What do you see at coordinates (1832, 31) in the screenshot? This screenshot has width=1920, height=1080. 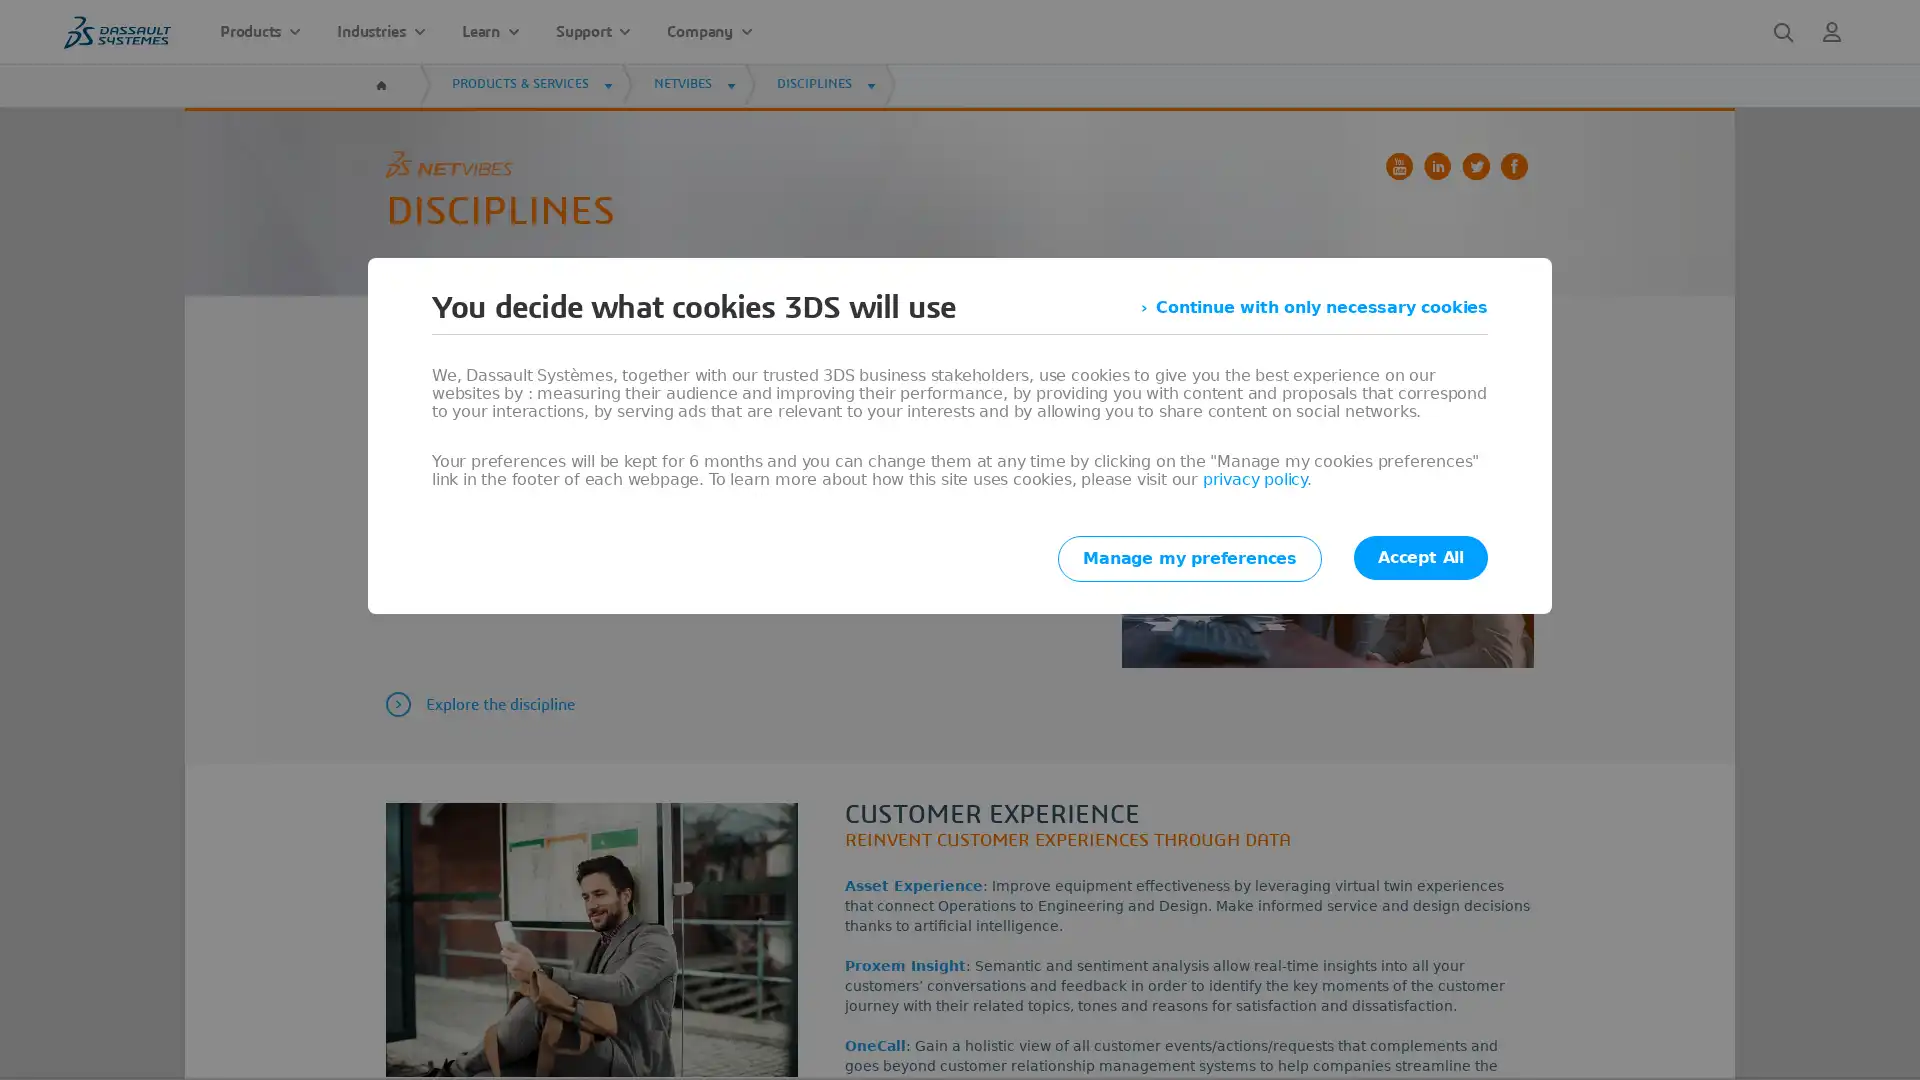 I see `login` at bounding box center [1832, 31].